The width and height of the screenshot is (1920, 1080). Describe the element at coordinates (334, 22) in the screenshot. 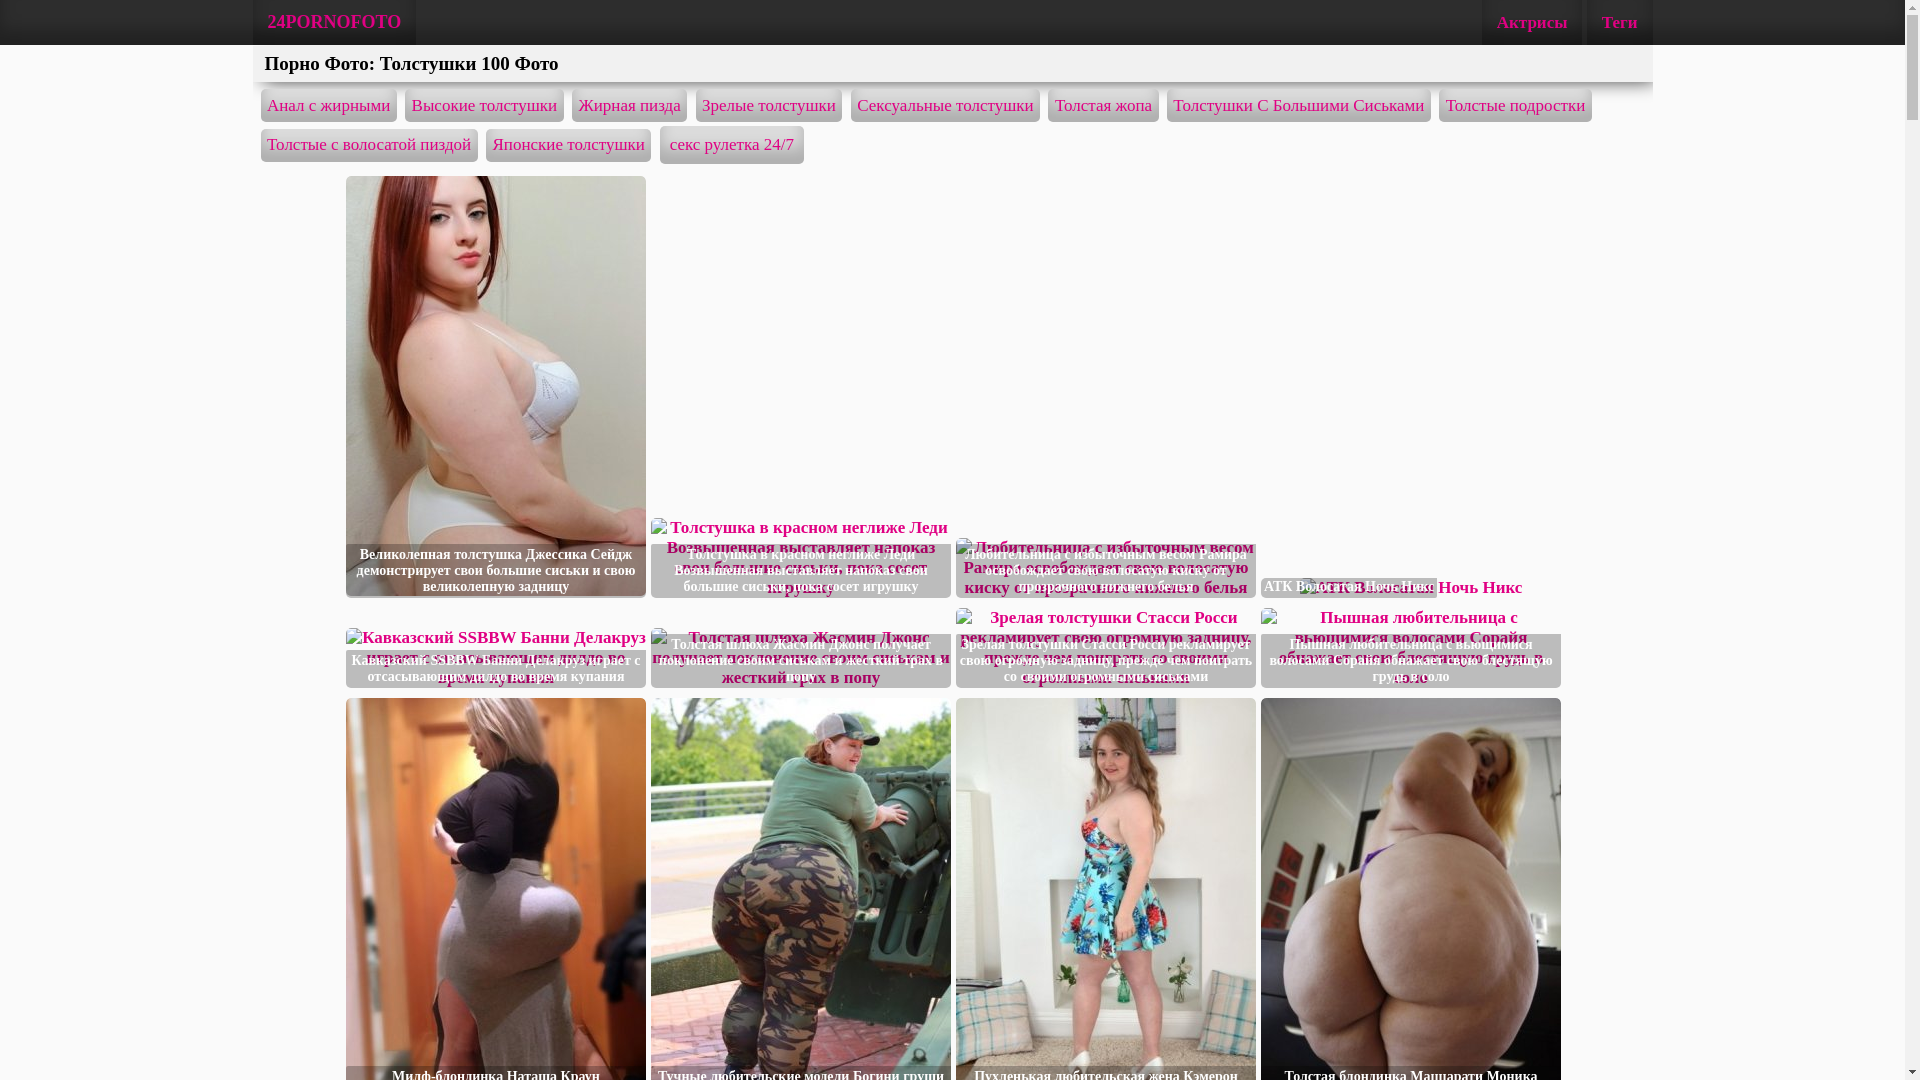

I see `'24PORNOFOTO'` at that location.